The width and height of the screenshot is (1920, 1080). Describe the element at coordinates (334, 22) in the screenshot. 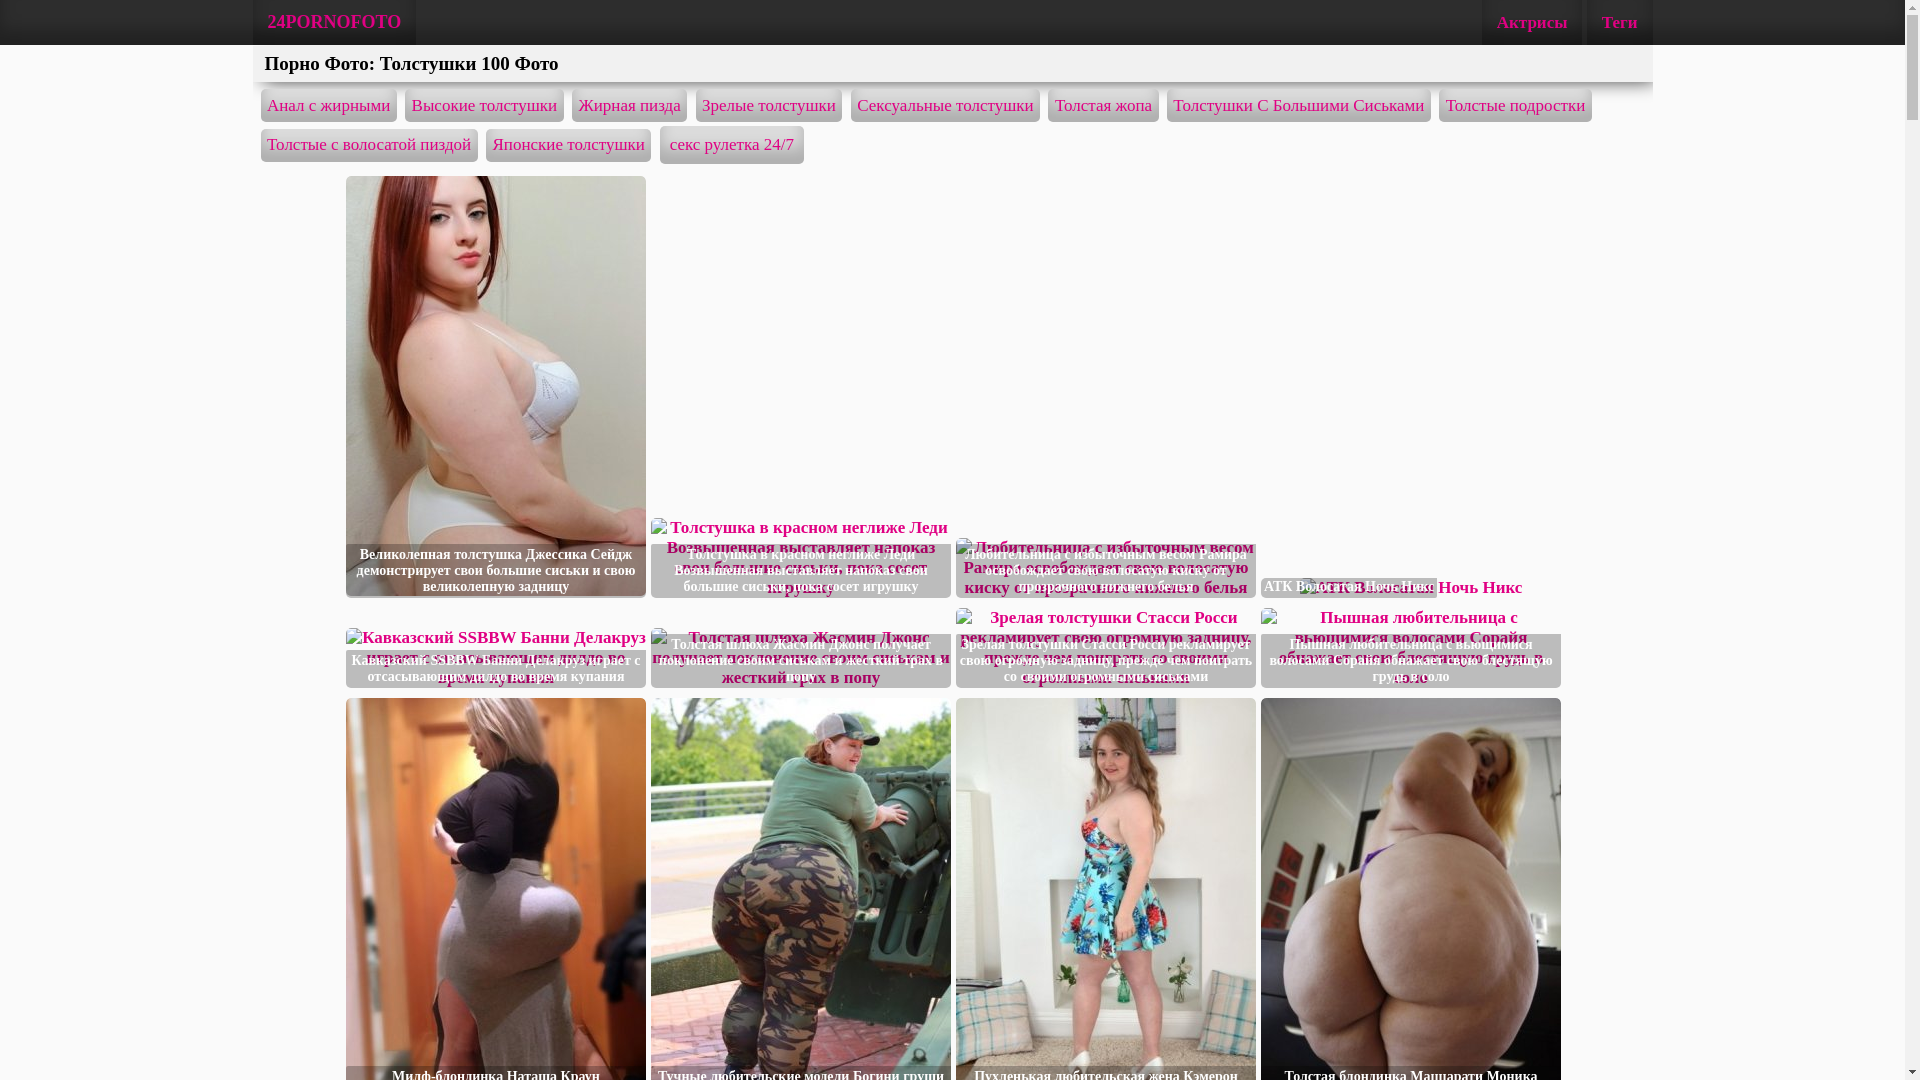

I see `'24PORNOFOTO'` at that location.